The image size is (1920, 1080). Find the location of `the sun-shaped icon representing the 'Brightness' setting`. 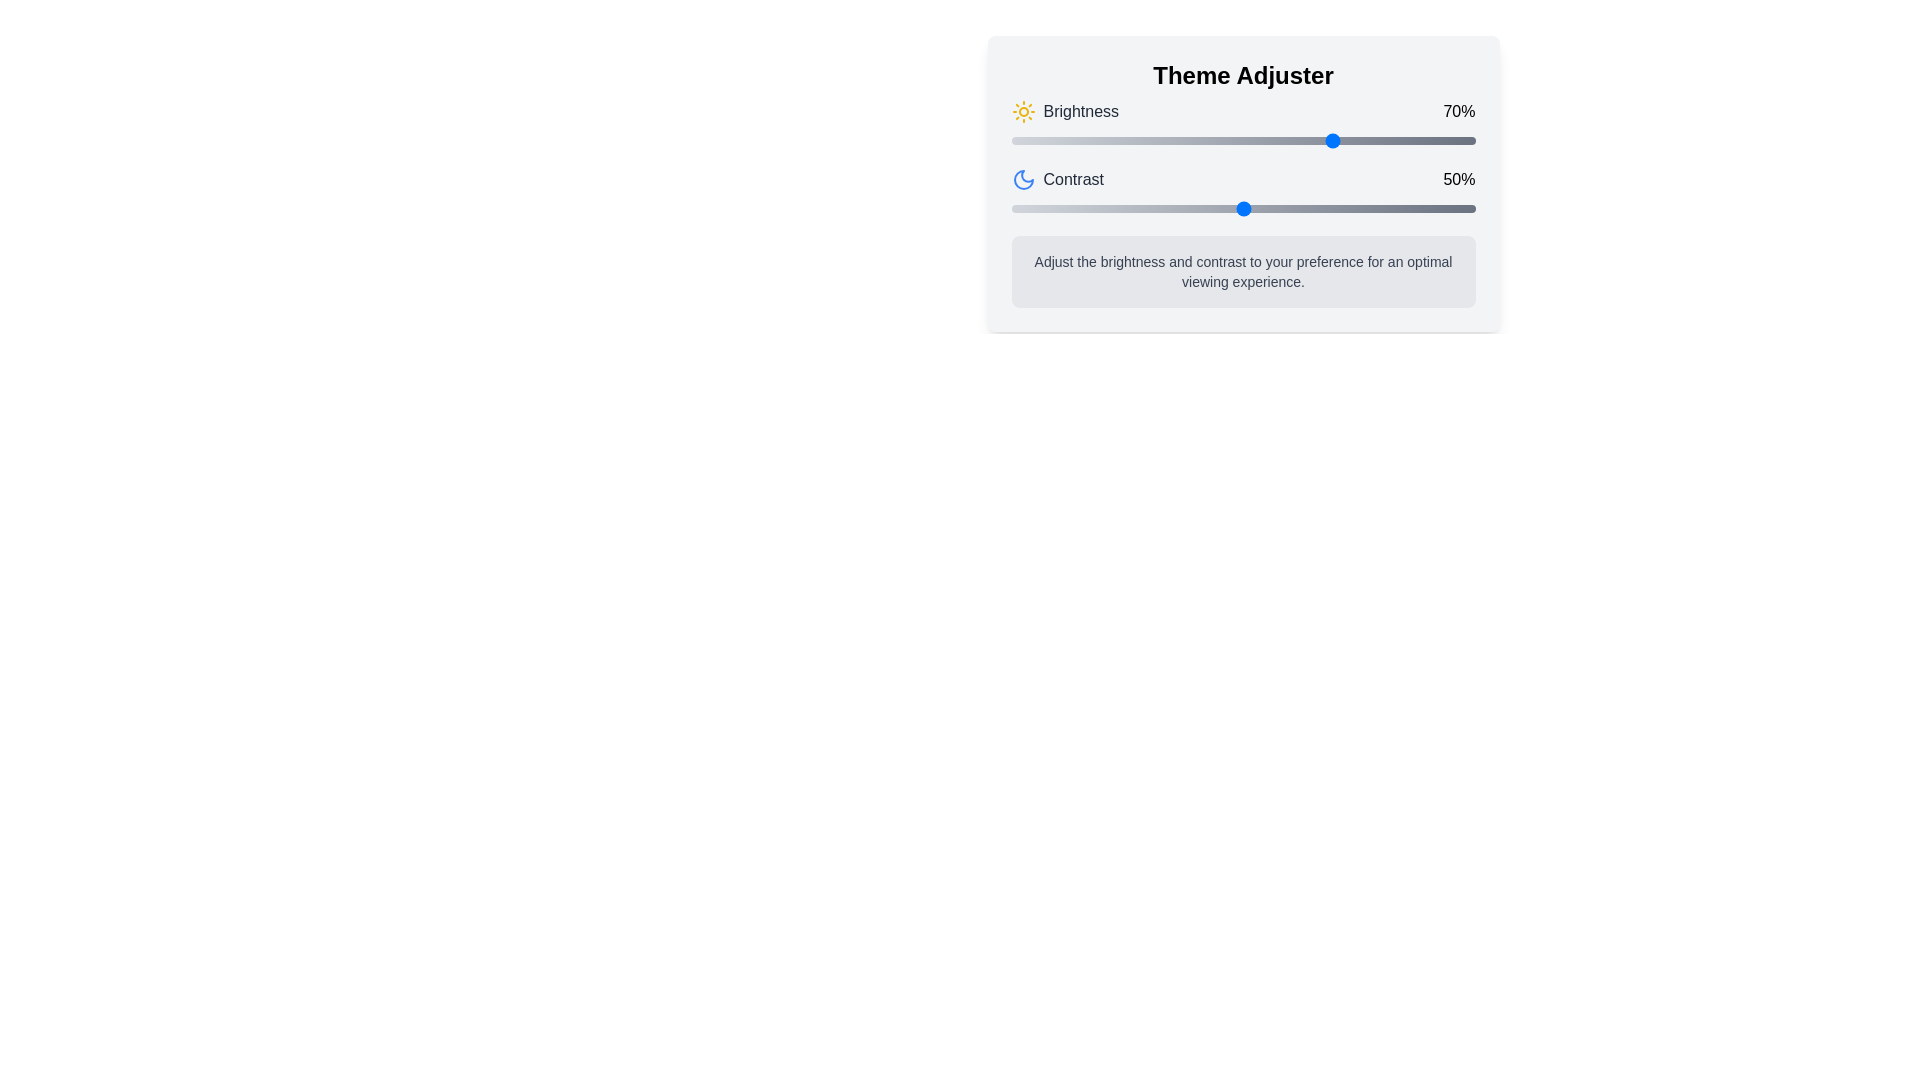

the sun-shaped icon representing the 'Brightness' setting is located at coordinates (1023, 111).